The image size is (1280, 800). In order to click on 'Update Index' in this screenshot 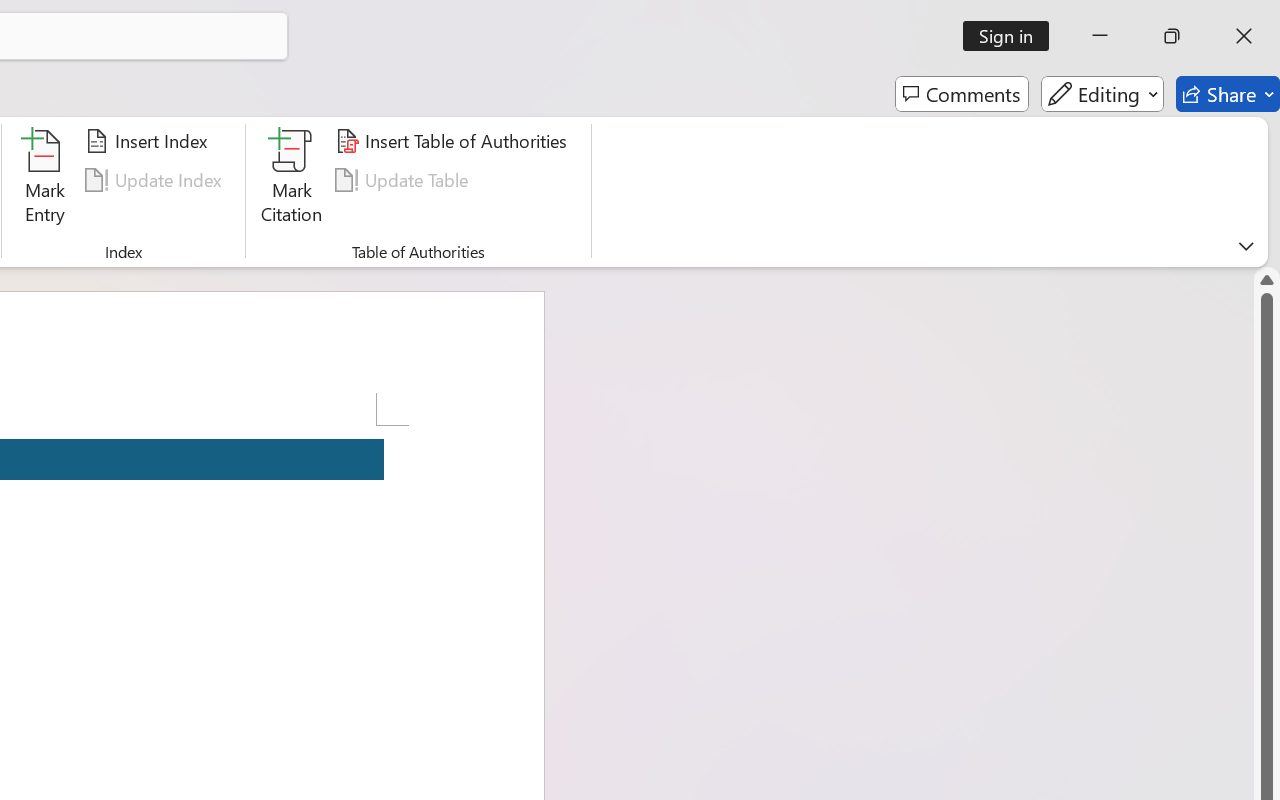, I will do `click(155, 179)`.